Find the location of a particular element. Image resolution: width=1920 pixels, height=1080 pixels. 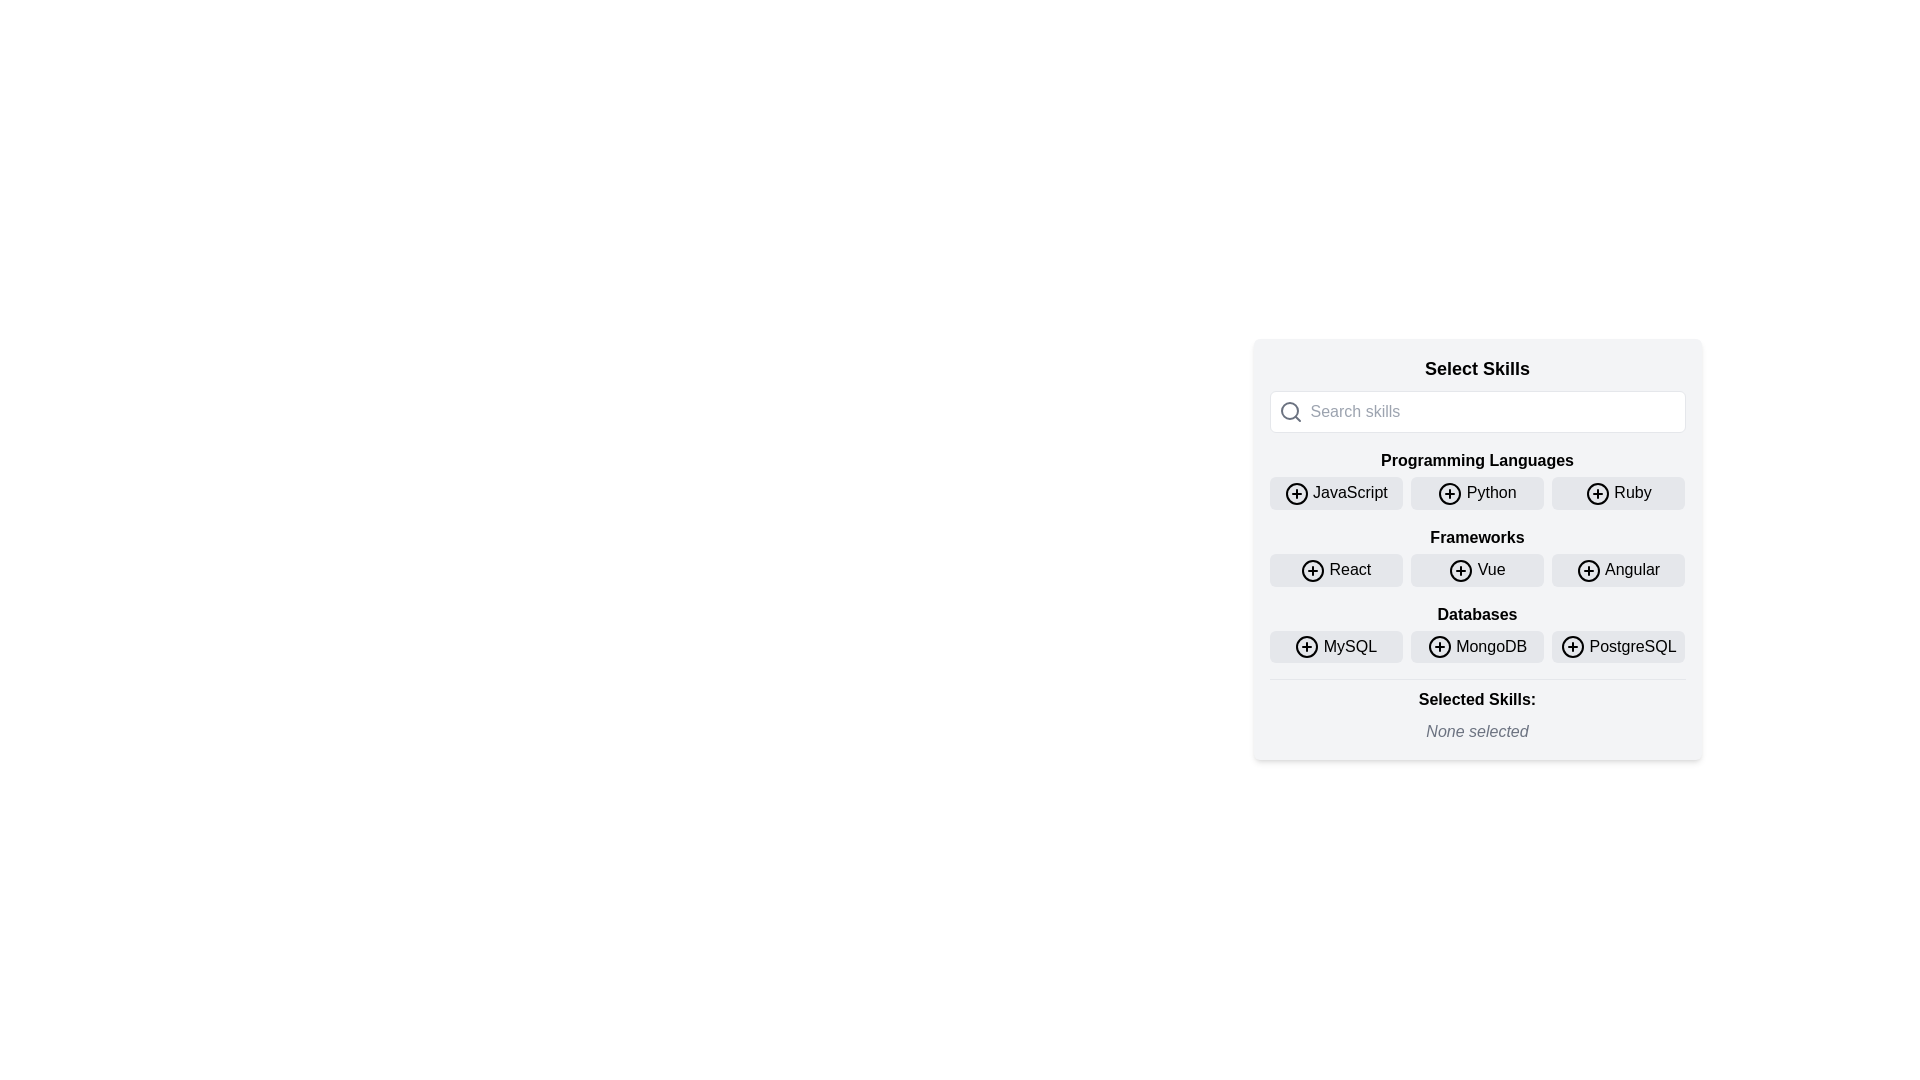

the circular icon button with a '+' symbol located on the left side of the 'MongoDB' button is located at coordinates (1438, 647).